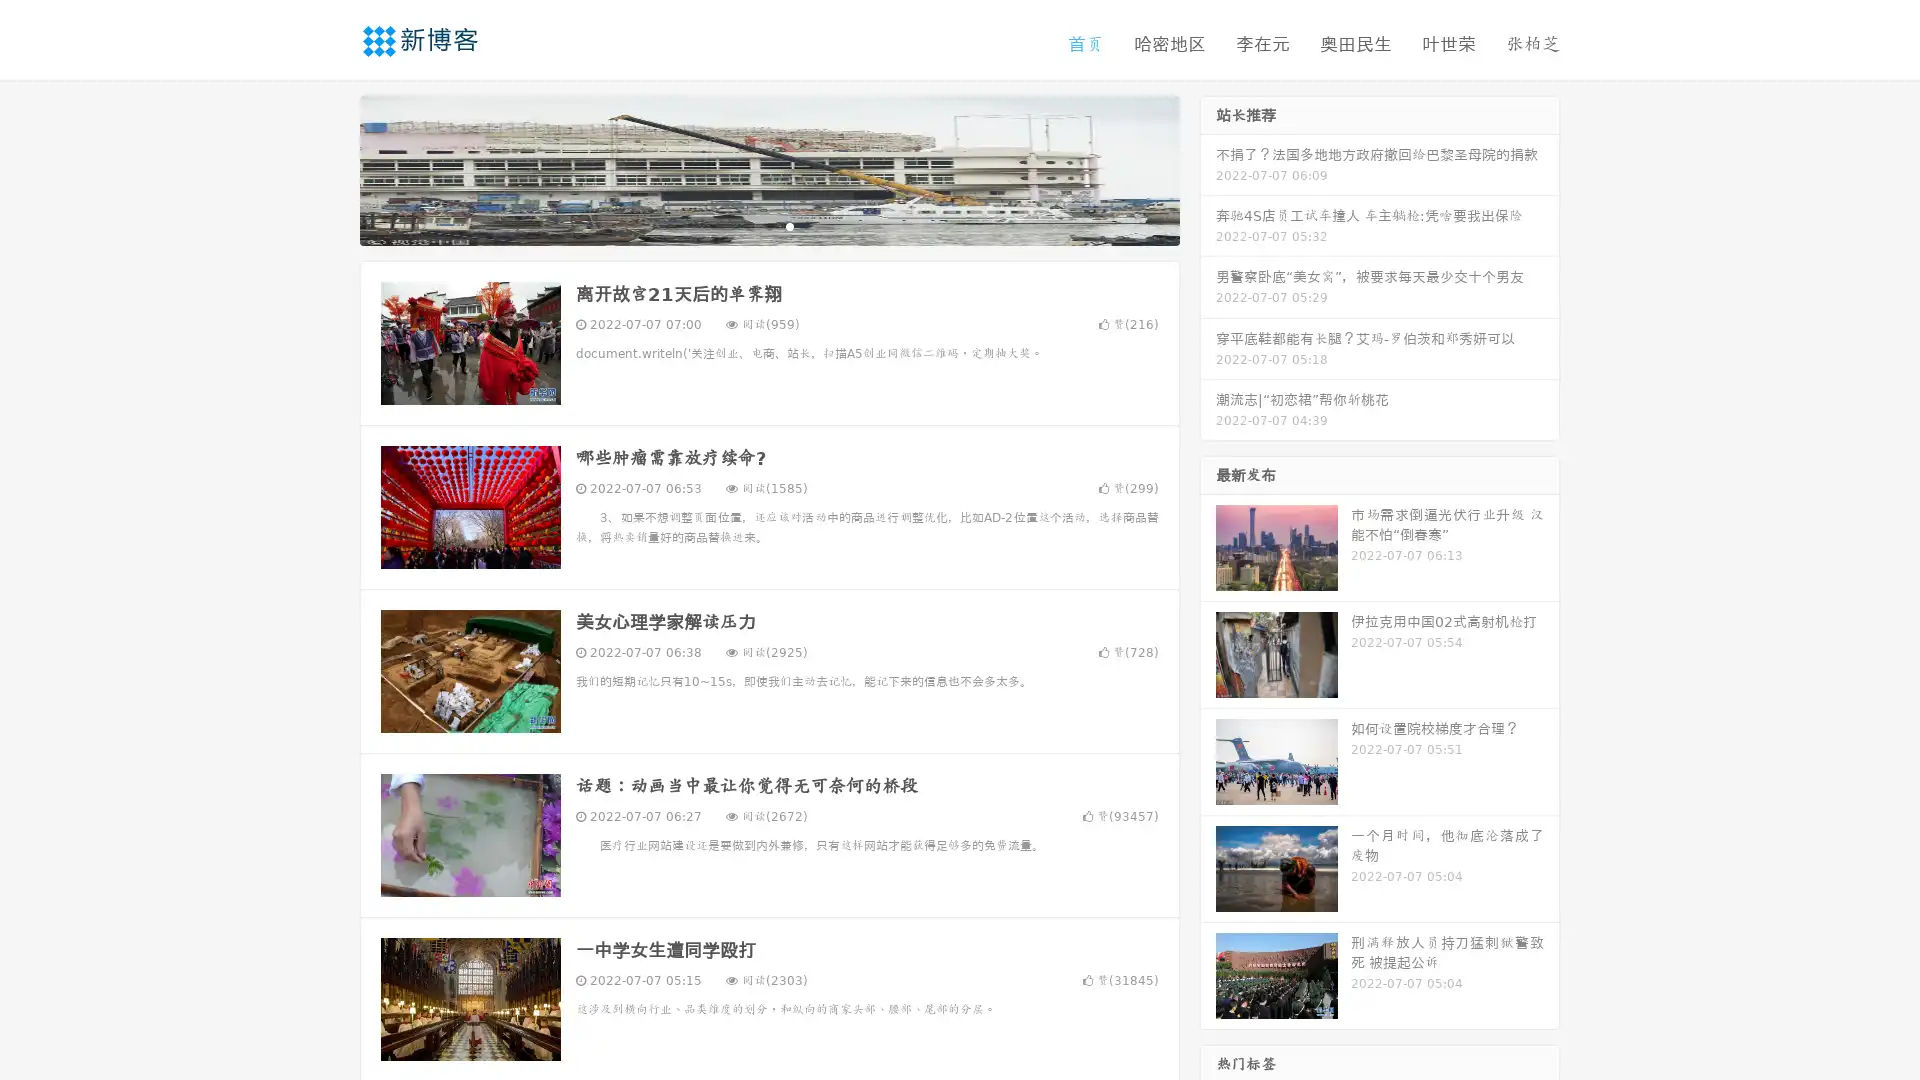 The image size is (1920, 1080). Describe the element at coordinates (768, 225) in the screenshot. I see `Go to slide 2` at that location.